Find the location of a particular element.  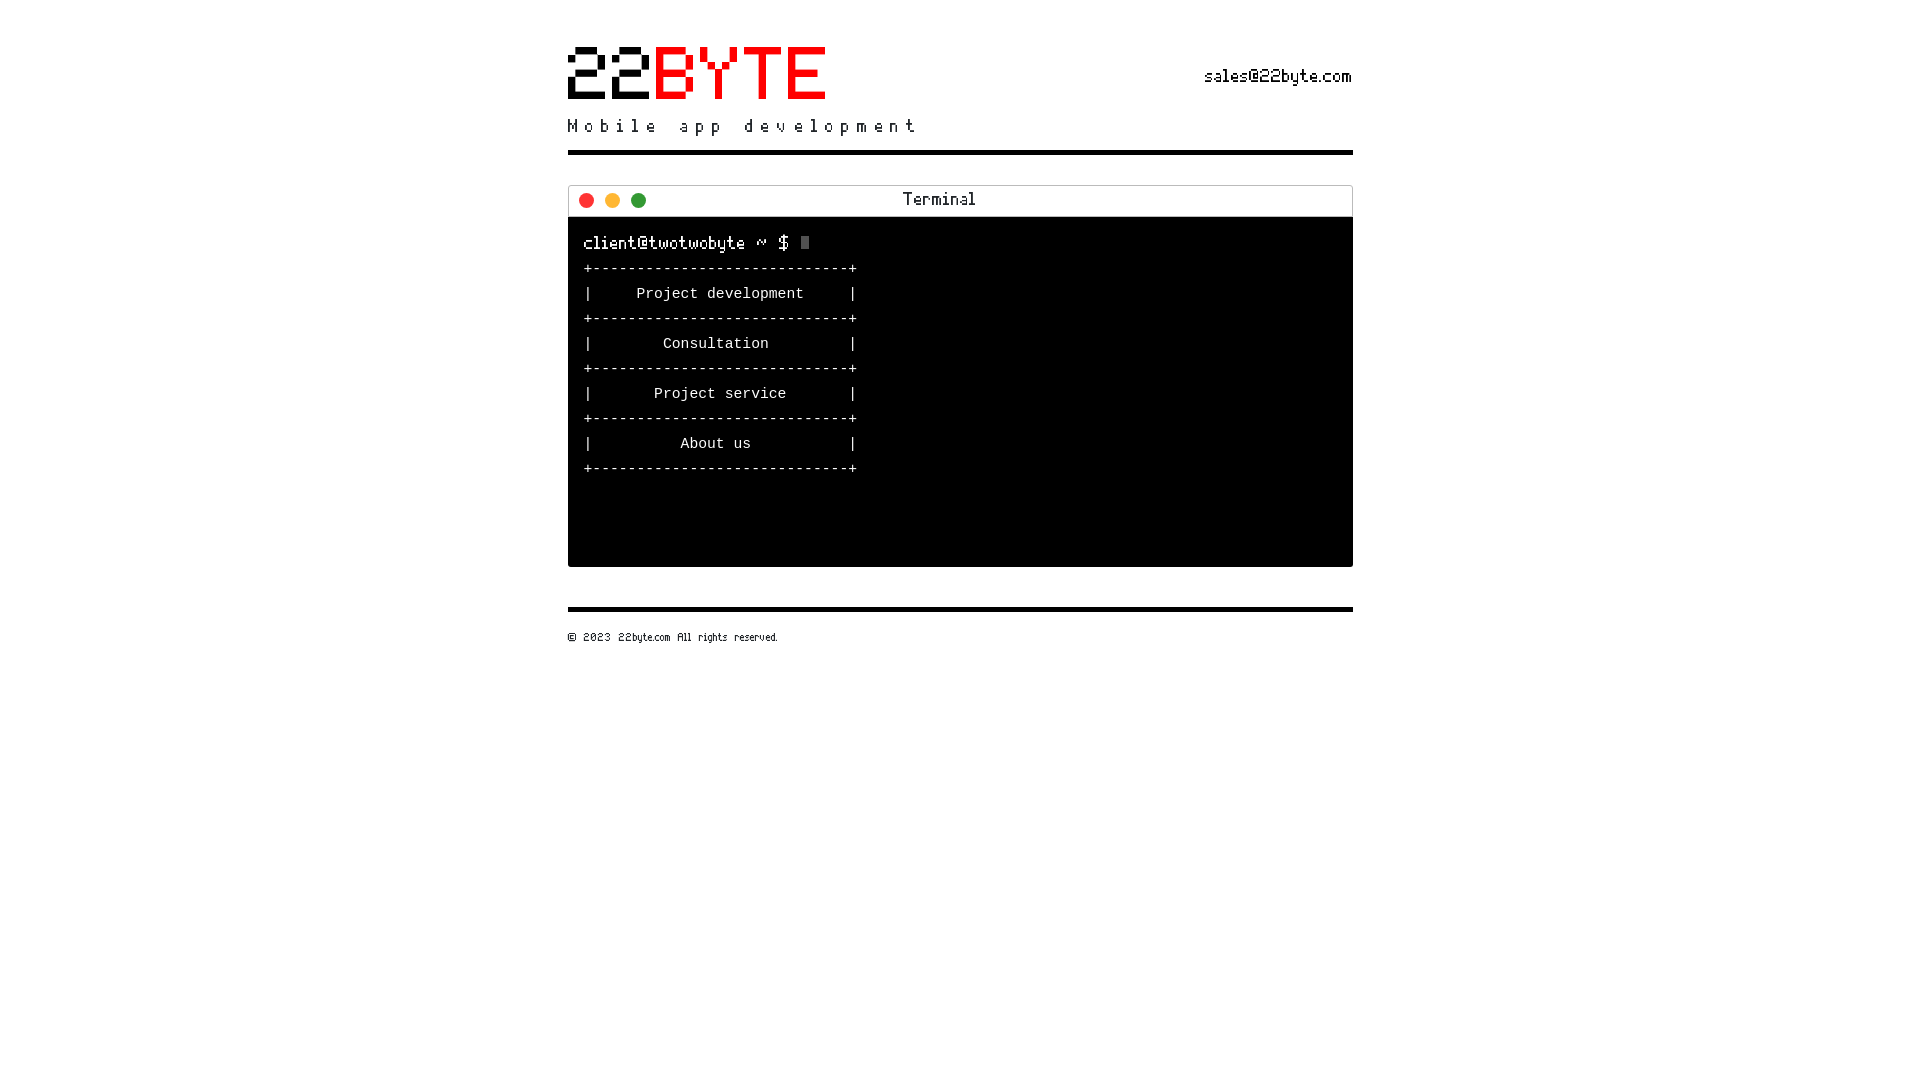

'22BYTE is located at coordinates (759, 83).